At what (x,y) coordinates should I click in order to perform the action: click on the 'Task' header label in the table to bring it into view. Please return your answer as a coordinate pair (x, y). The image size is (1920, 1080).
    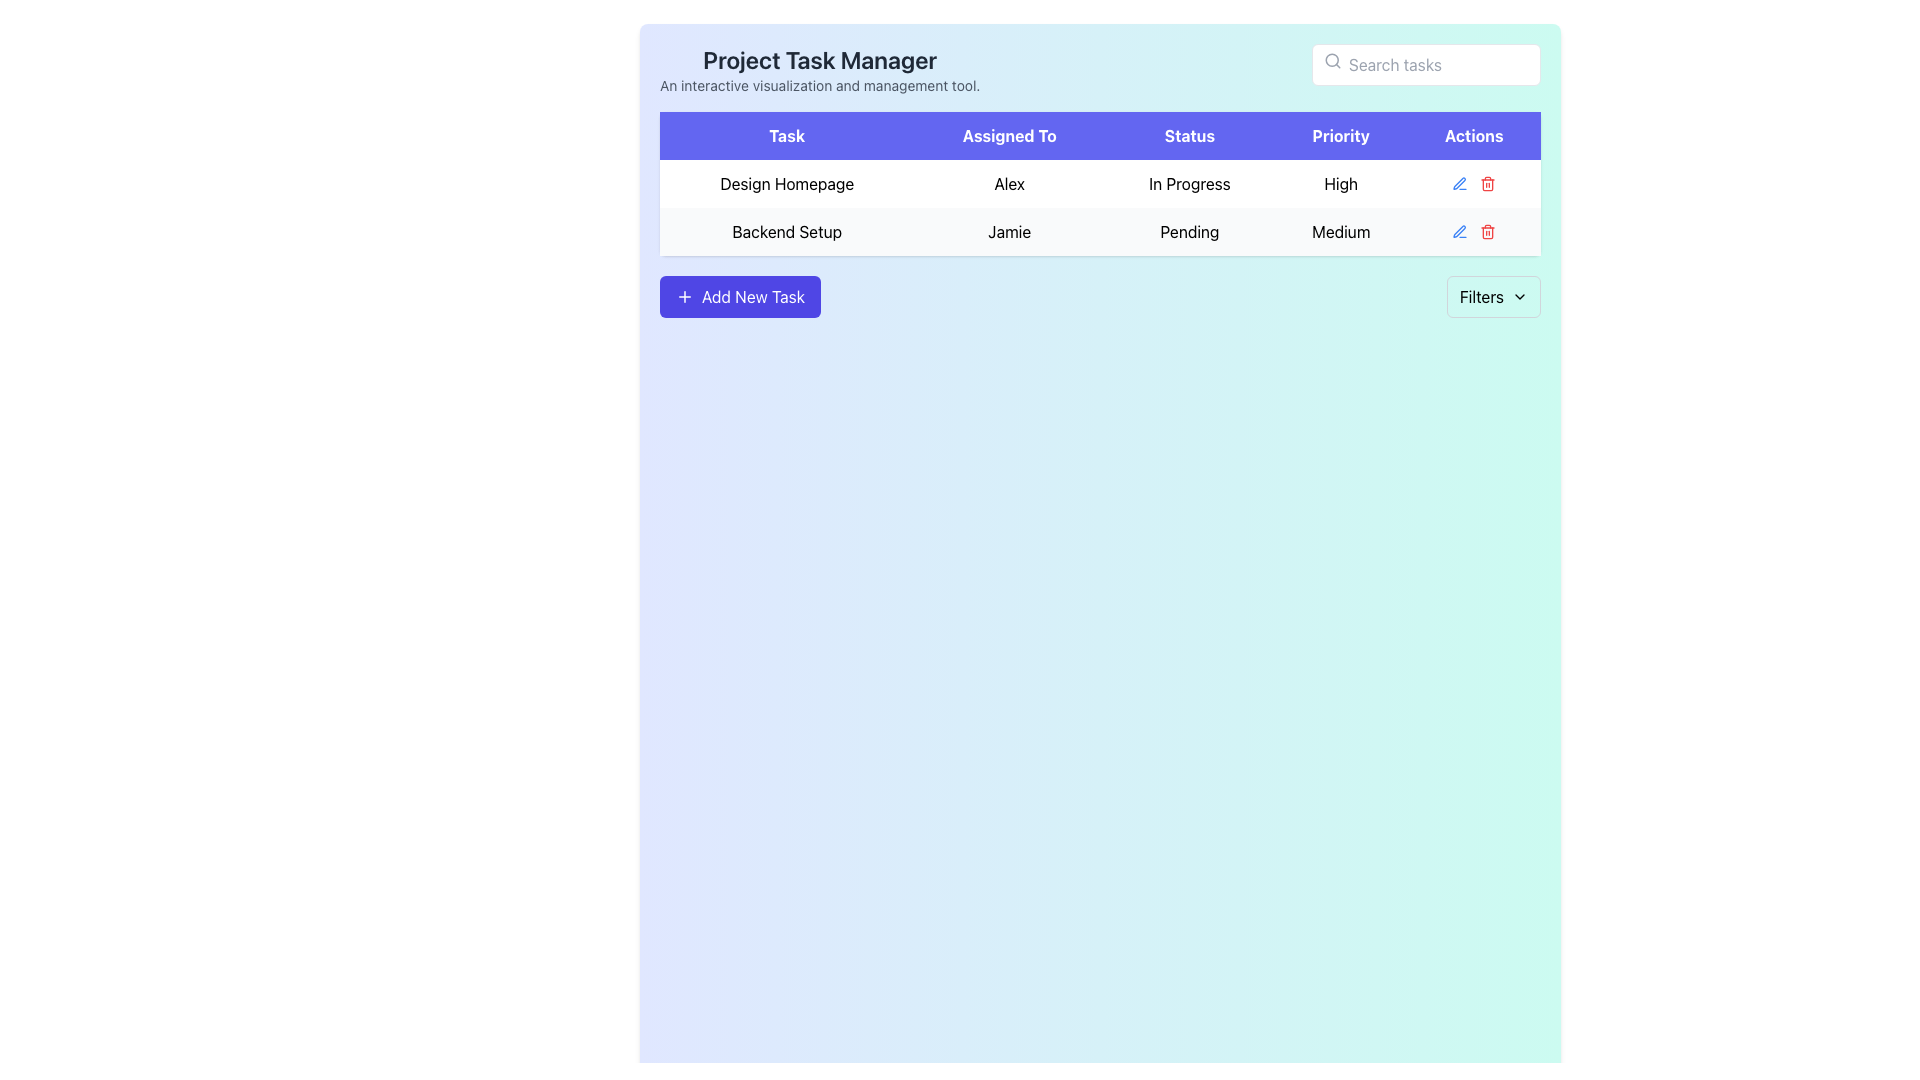
    Looking at the image, I should click on (786, 135).